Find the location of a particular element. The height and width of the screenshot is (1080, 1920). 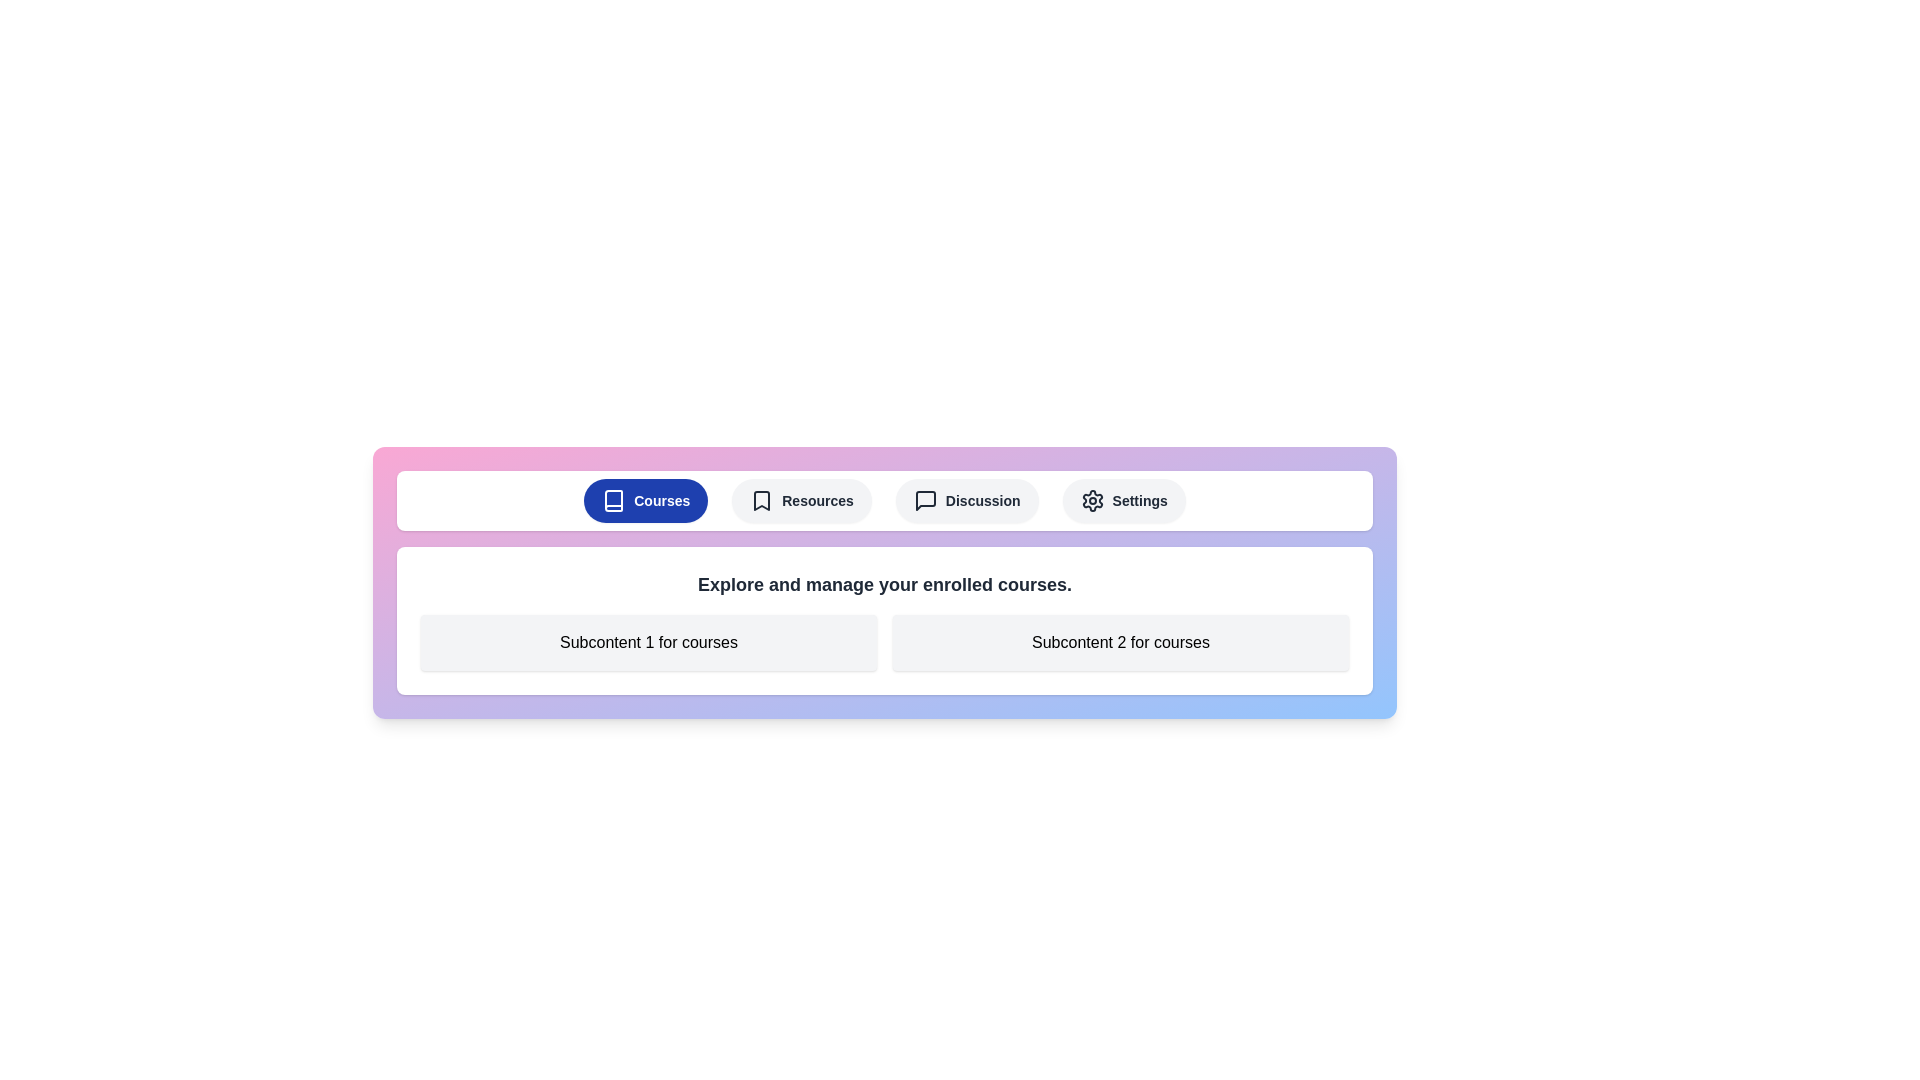

the static display box with the text 'Subcontent 2 for courses' to change its background color is located at coordinates (1121, 643).